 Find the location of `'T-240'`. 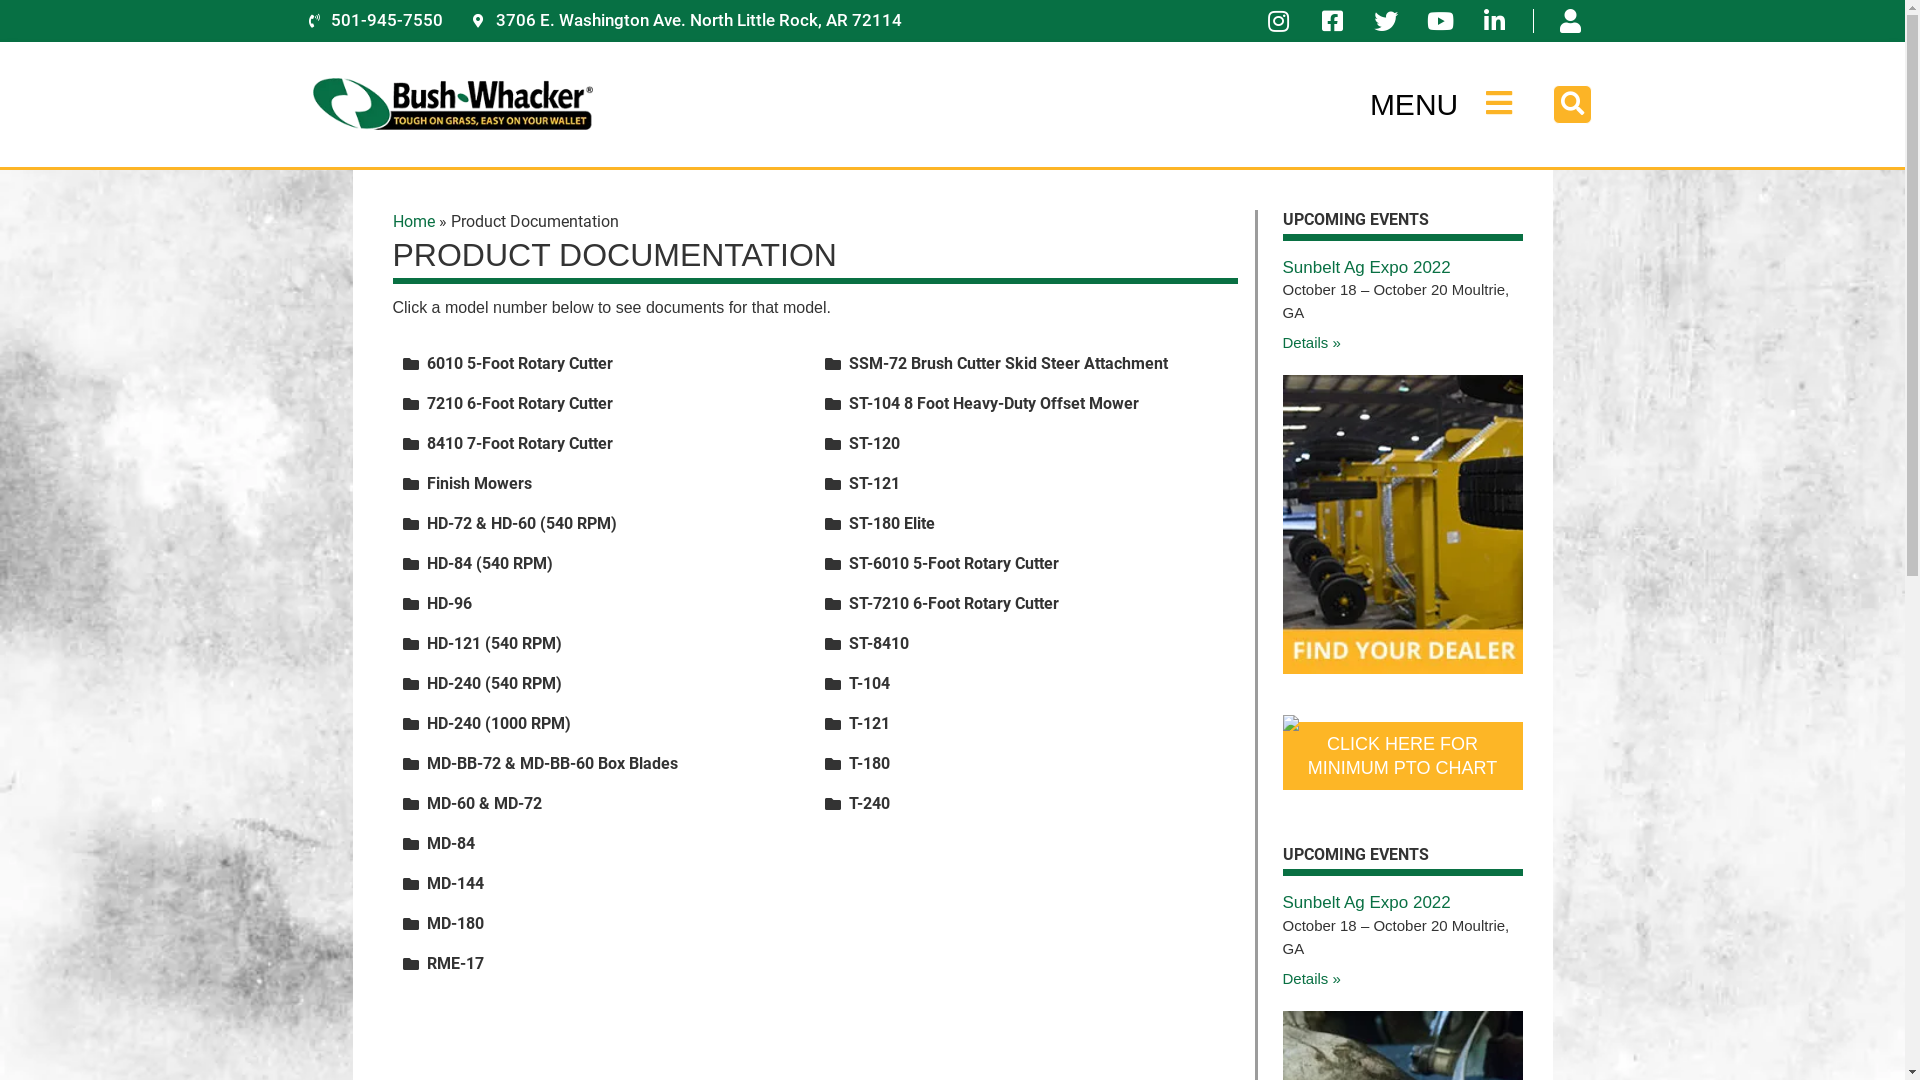

'T-240' is located at coordinates (869, 802).